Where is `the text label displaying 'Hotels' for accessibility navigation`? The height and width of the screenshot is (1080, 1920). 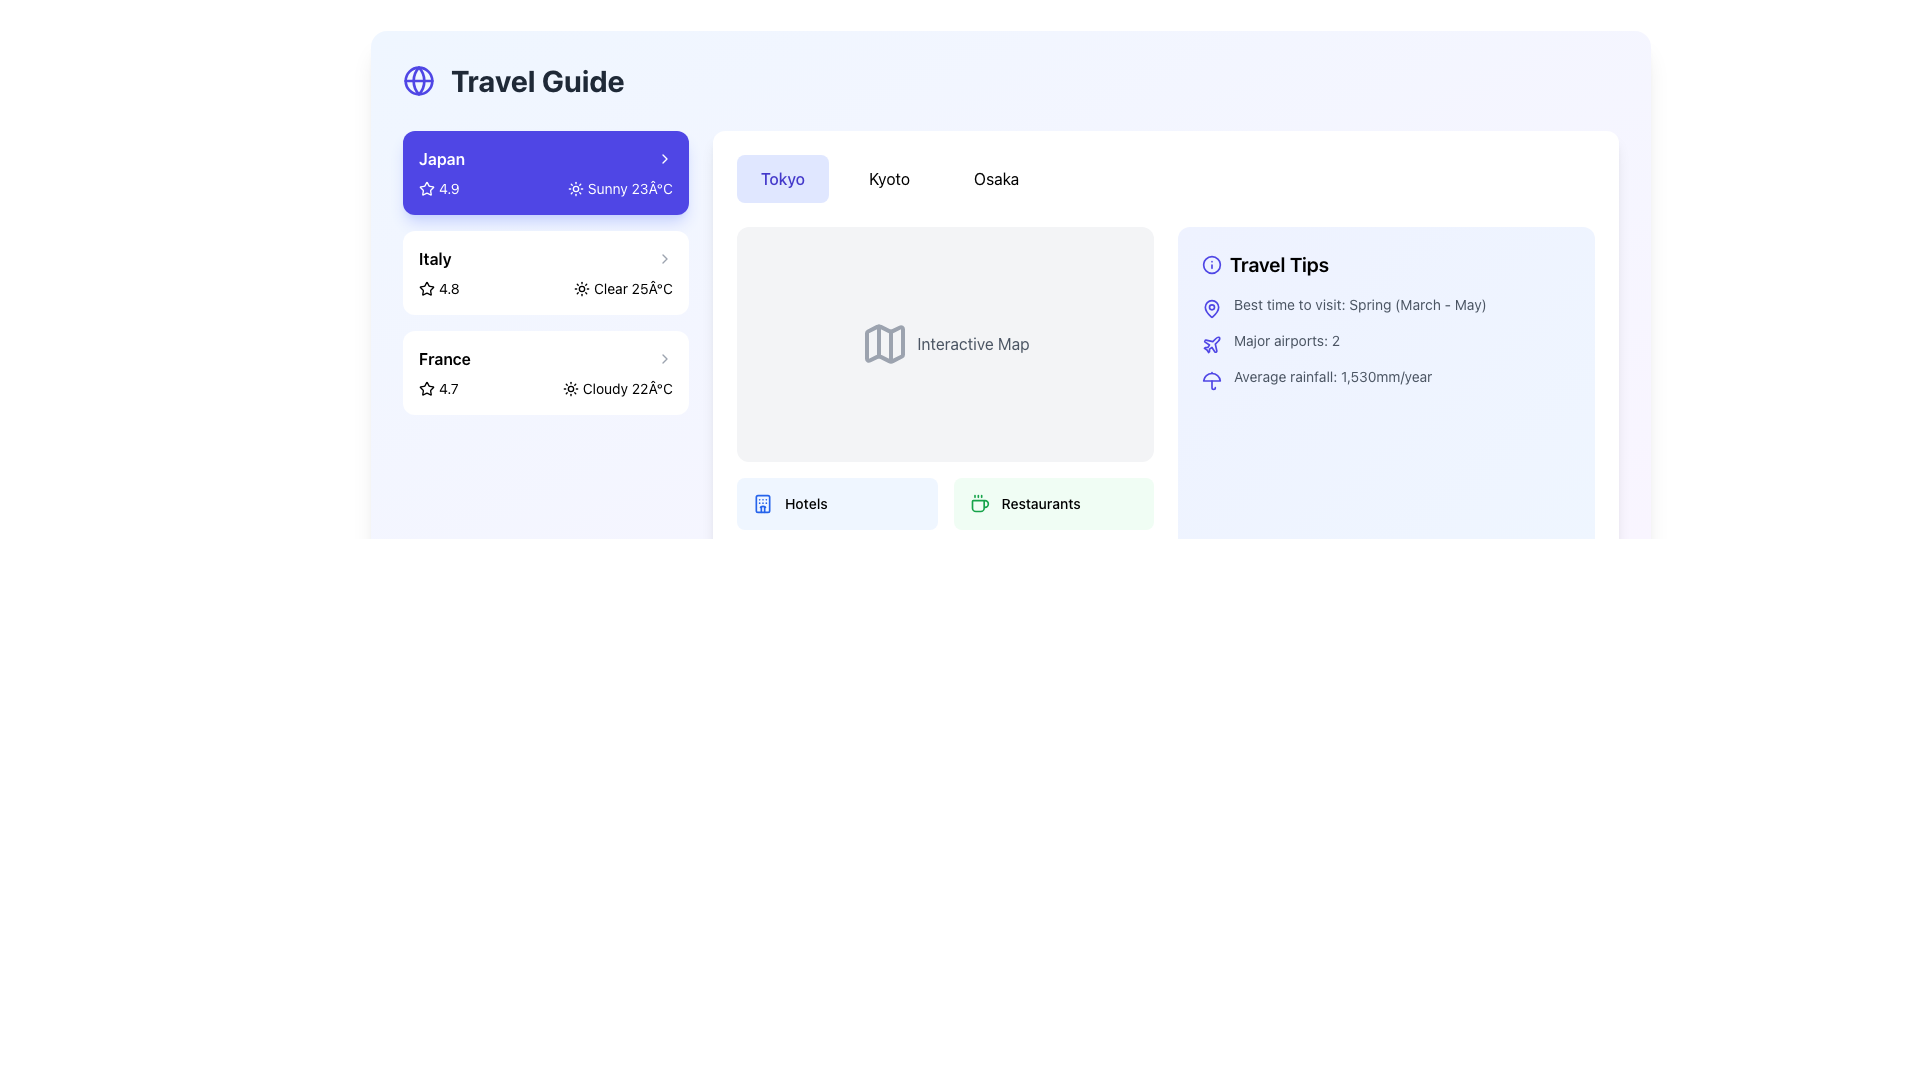
the text label displaying 'Hotels' for accessibility navigation is located at coordinates (806, 502).